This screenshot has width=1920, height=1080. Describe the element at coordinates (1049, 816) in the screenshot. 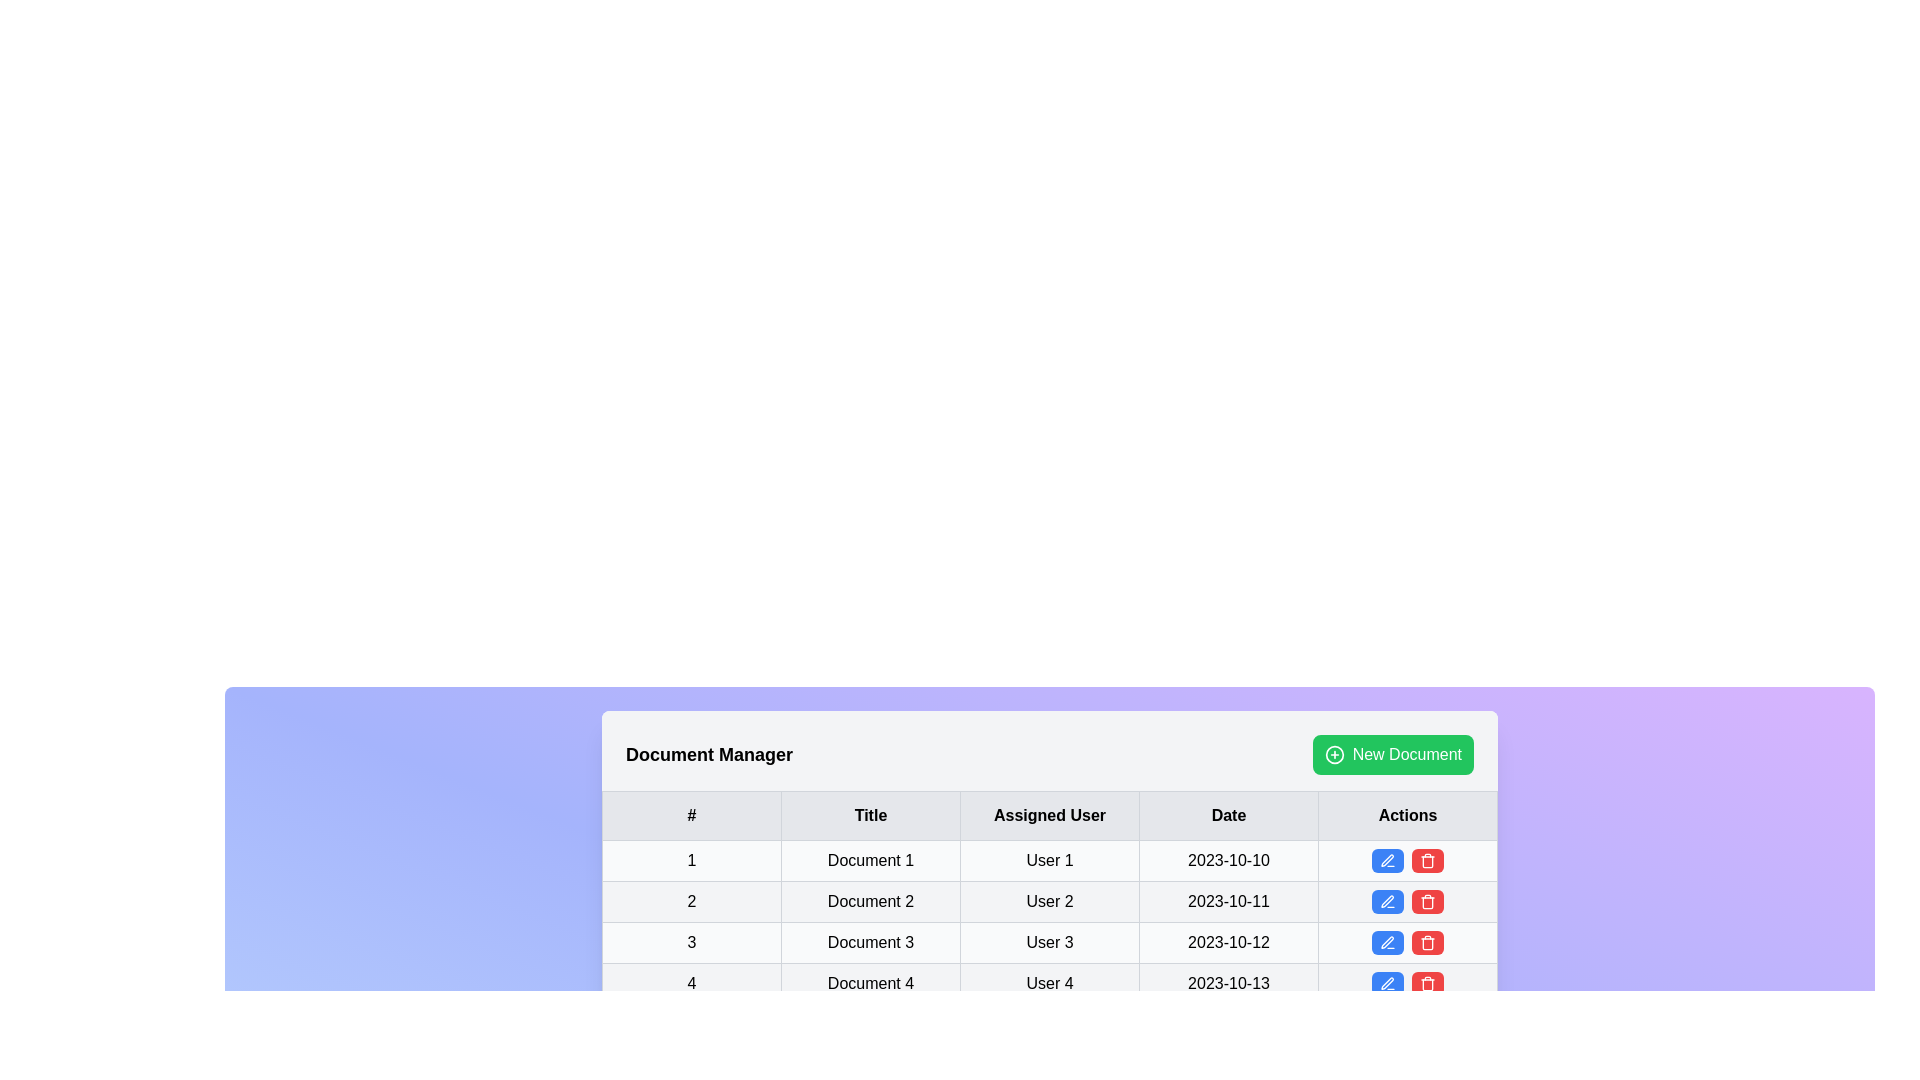

I see `the 'Assigned User' column header in the table to sort the entries by the assigned user` at that location.